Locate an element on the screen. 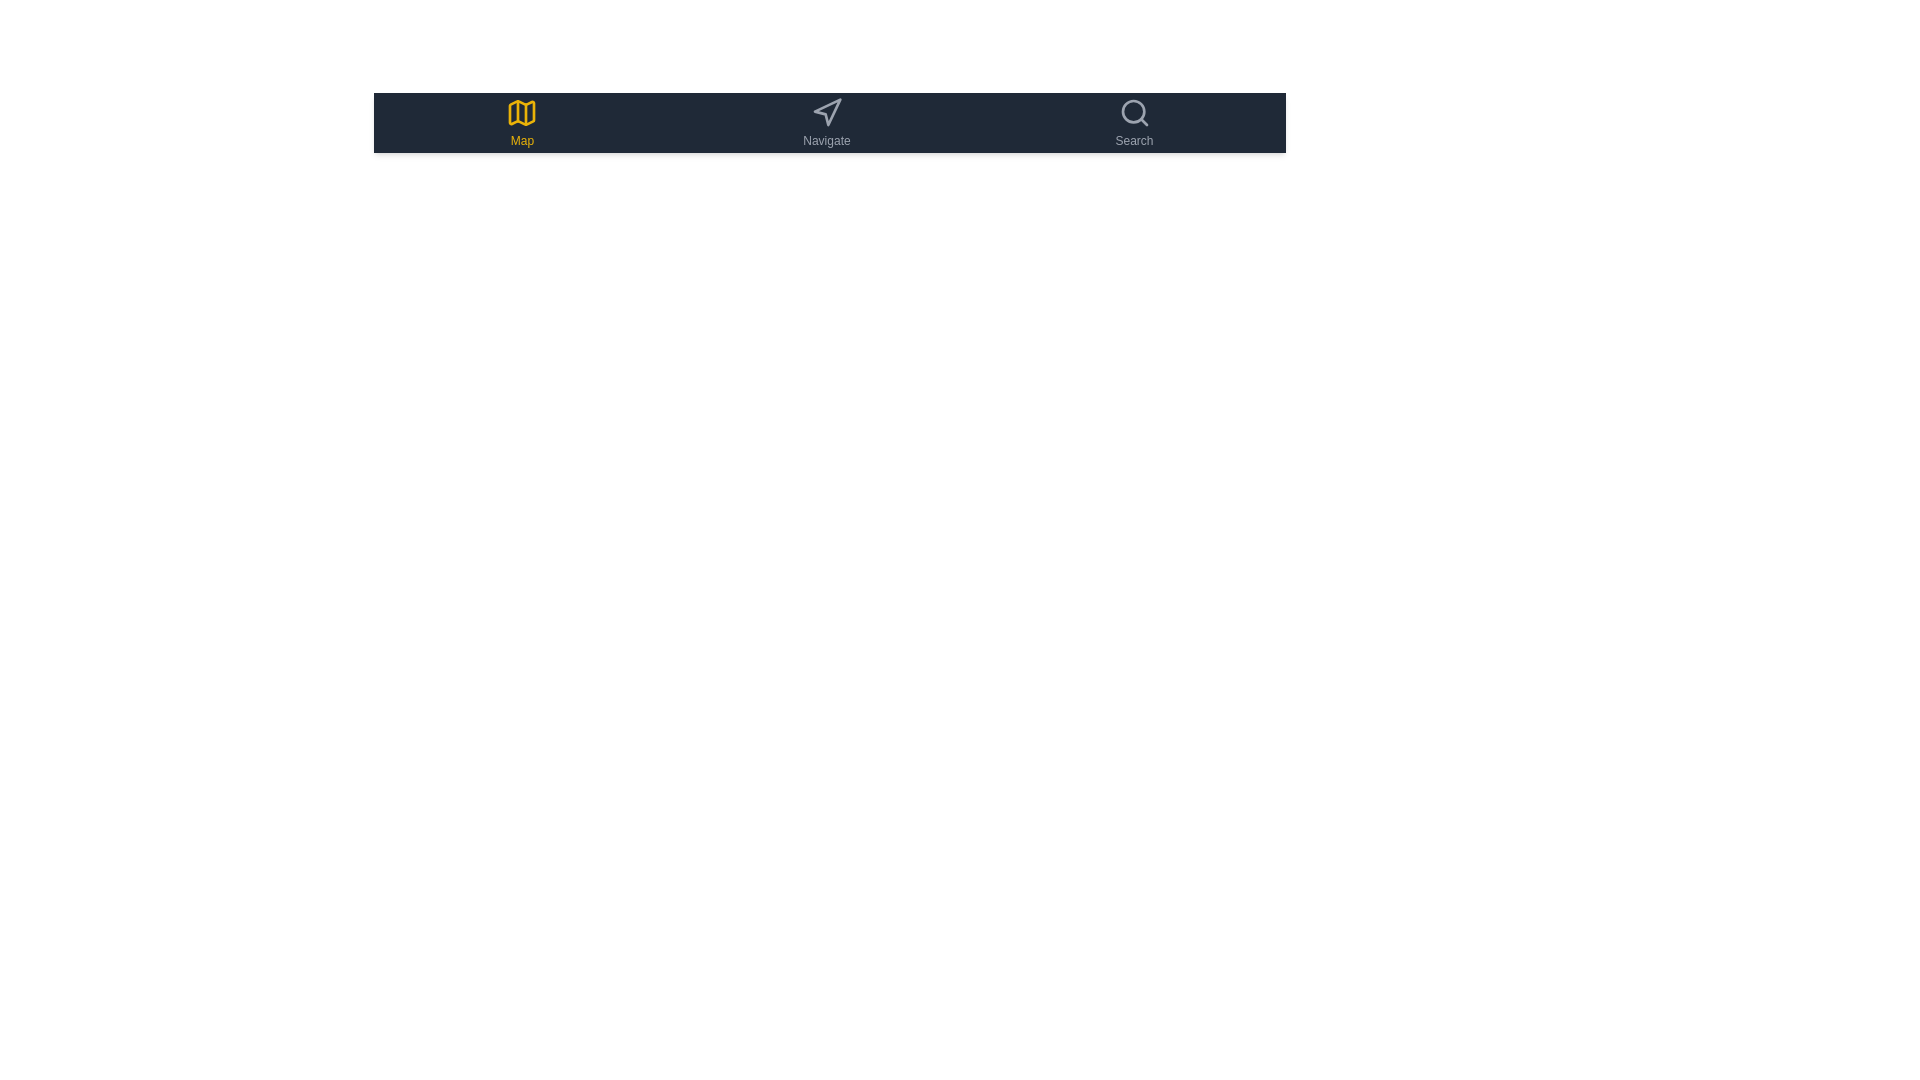  the folded map icon with a yellow outline located in the horizontal navigation bar is located at coordinates (522, 112).